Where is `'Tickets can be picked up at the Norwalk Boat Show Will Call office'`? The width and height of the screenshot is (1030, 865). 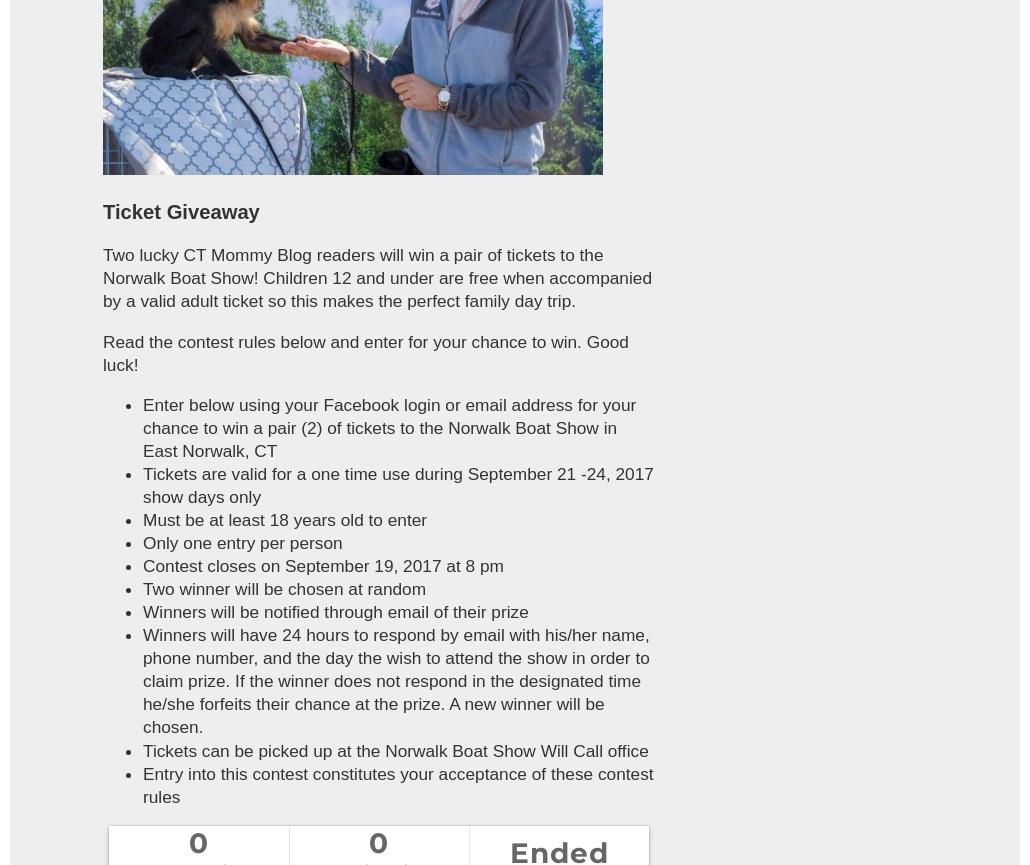
'Tickets can be picked up at the Norwalk Boat Show Will Call office' is located at coordinates (395, 749).